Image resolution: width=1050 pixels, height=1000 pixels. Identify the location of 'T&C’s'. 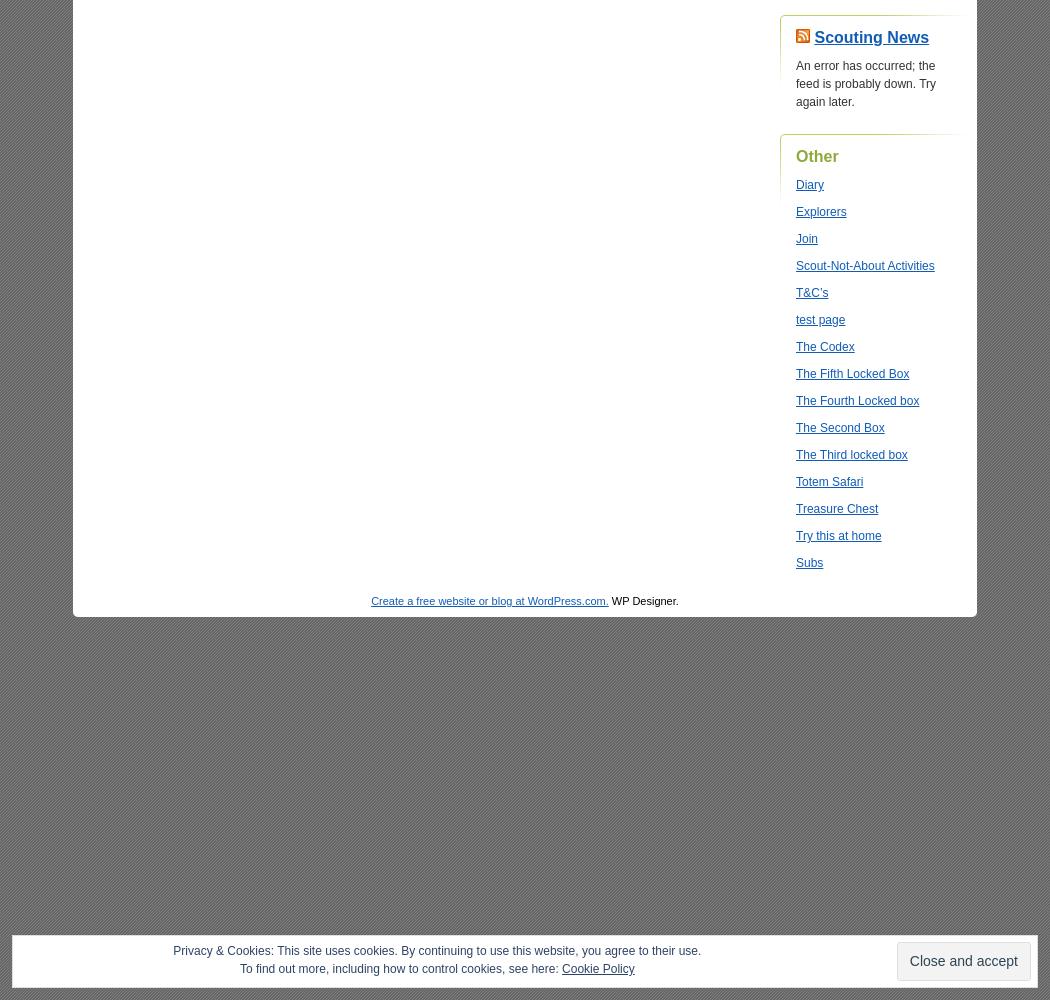
(810, 293).